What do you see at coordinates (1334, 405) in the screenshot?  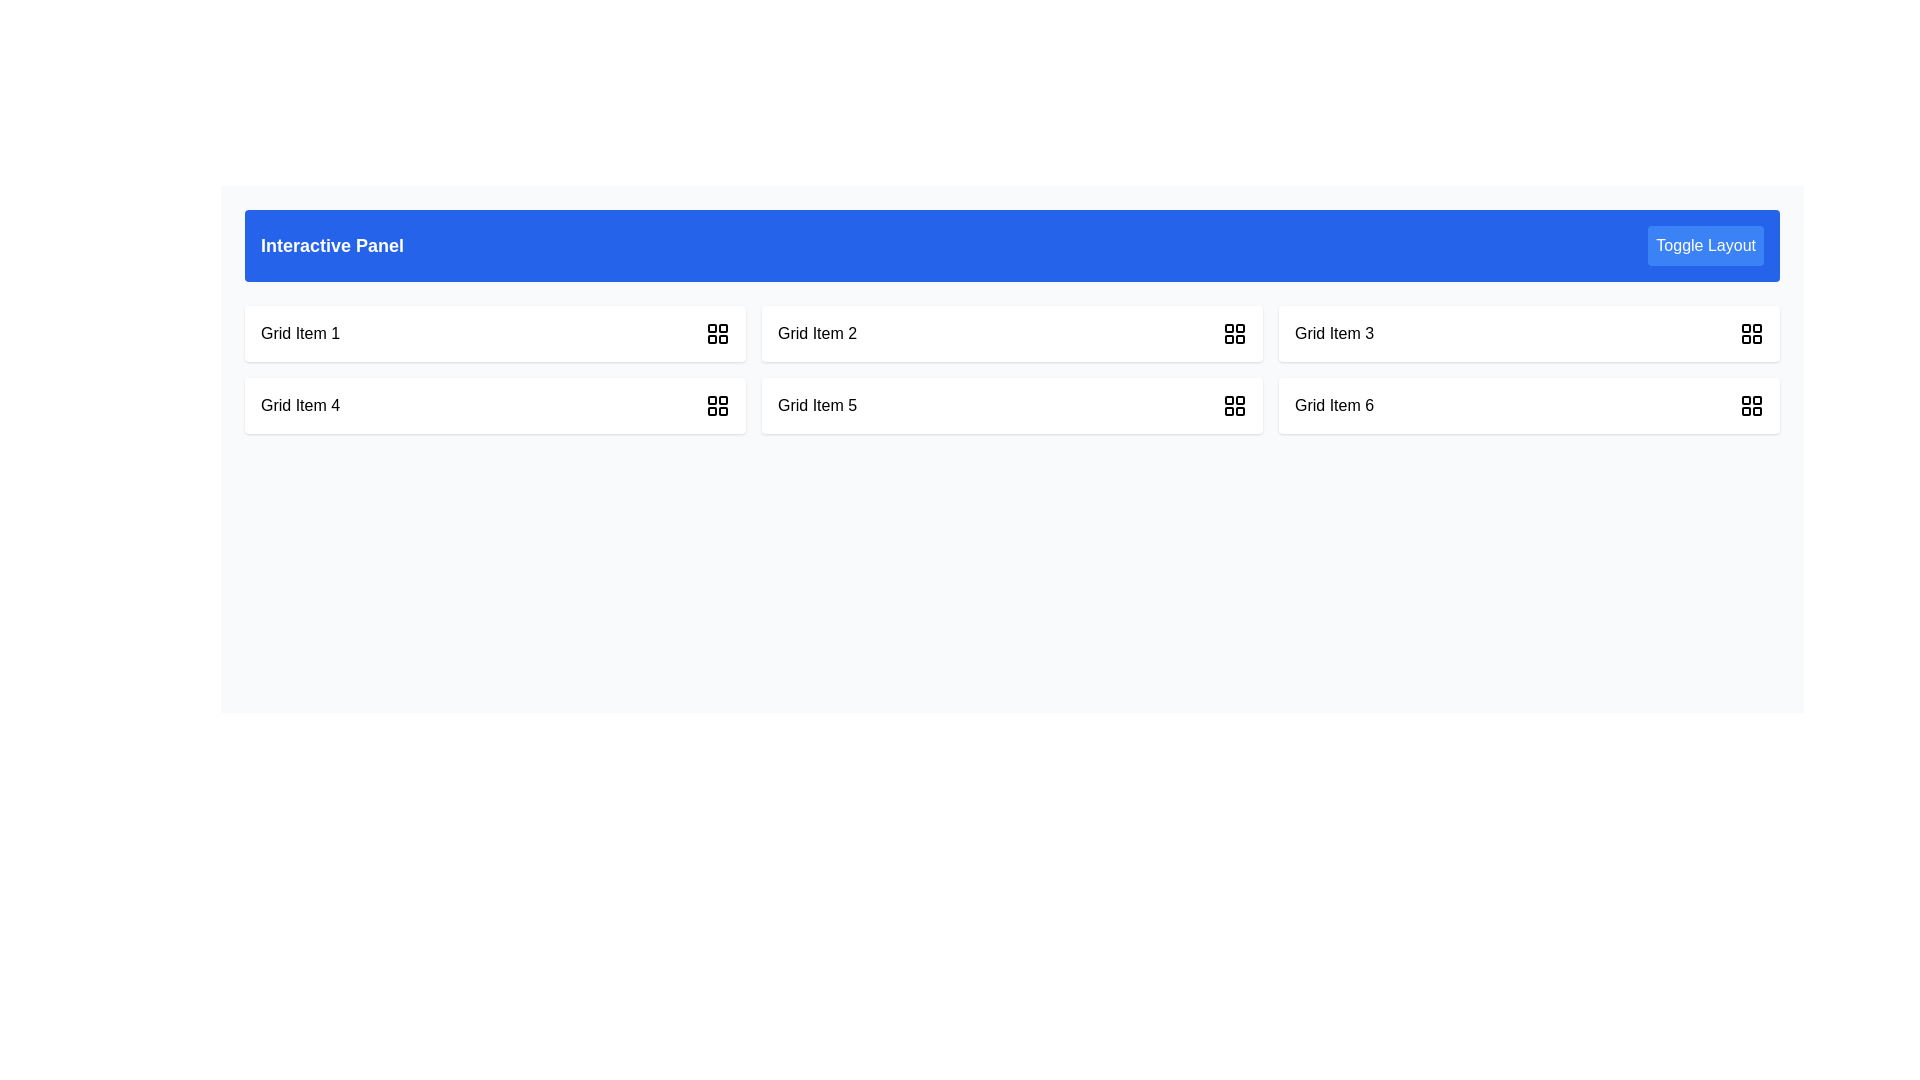 I see `the Label displaying 'Grid Item 6', which is located in the bottom-right cell of a grid layout, specifically in the second row, third column` at bounding box center [1334, 405].